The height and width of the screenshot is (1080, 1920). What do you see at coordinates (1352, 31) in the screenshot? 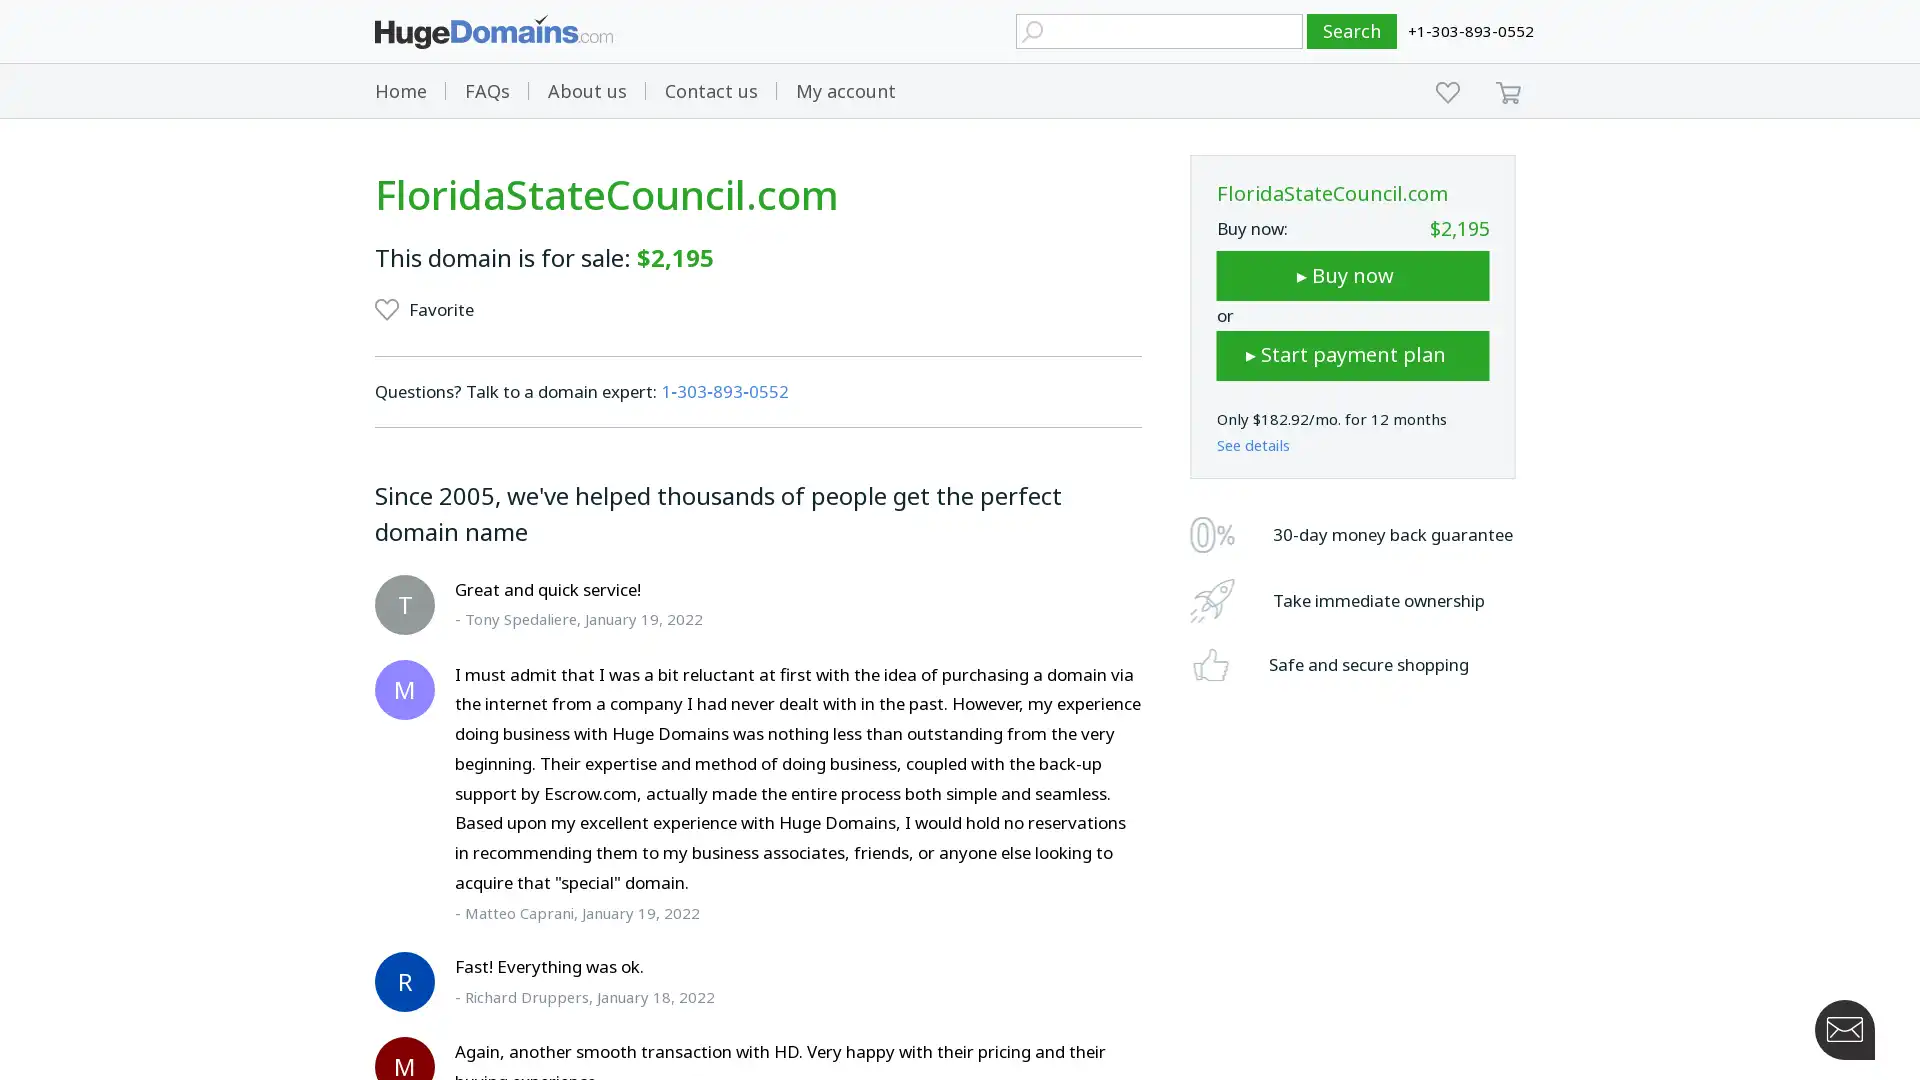
I see `Search` at bounding box center [1352, 31].